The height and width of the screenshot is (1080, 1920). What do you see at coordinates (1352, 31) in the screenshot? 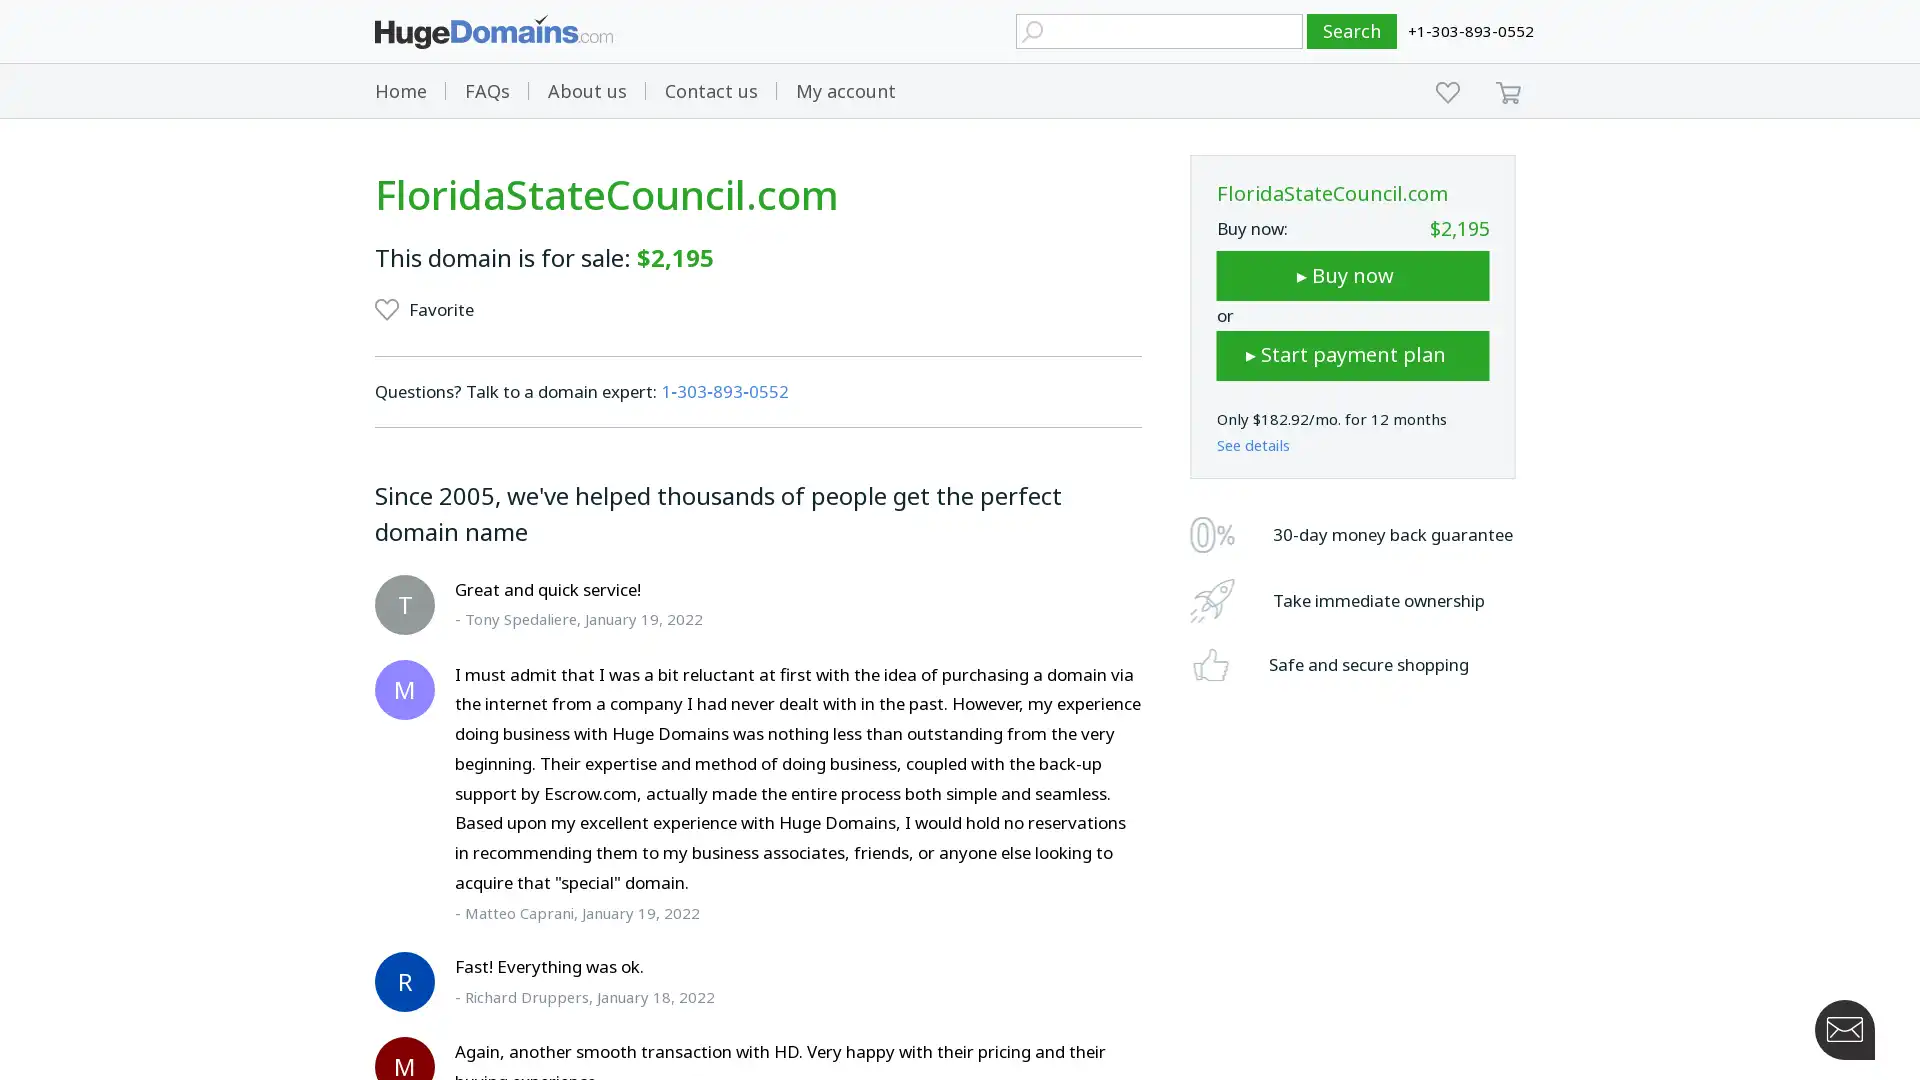
I see `Search` at bounding box center [1352, 31].